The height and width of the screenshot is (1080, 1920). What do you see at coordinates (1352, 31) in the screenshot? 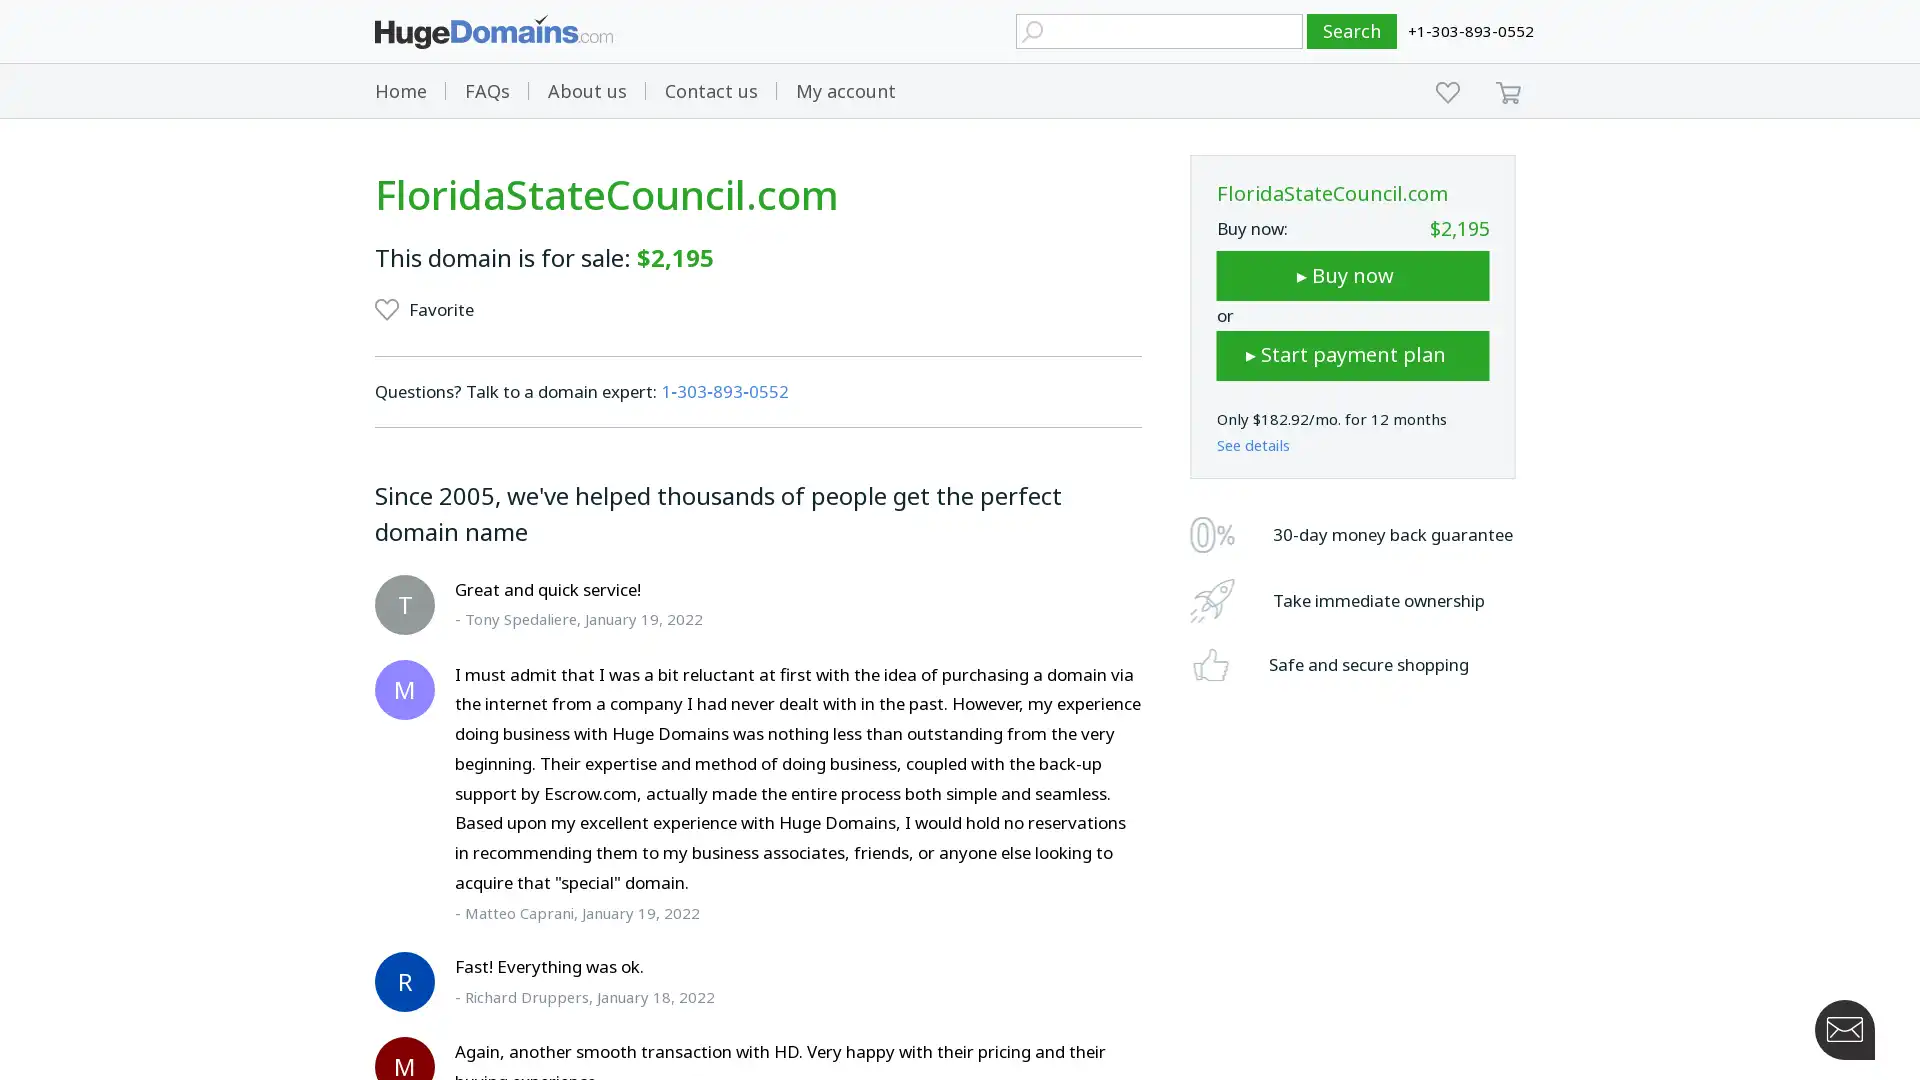
I see `Search` at bounding box center [1352, 31].